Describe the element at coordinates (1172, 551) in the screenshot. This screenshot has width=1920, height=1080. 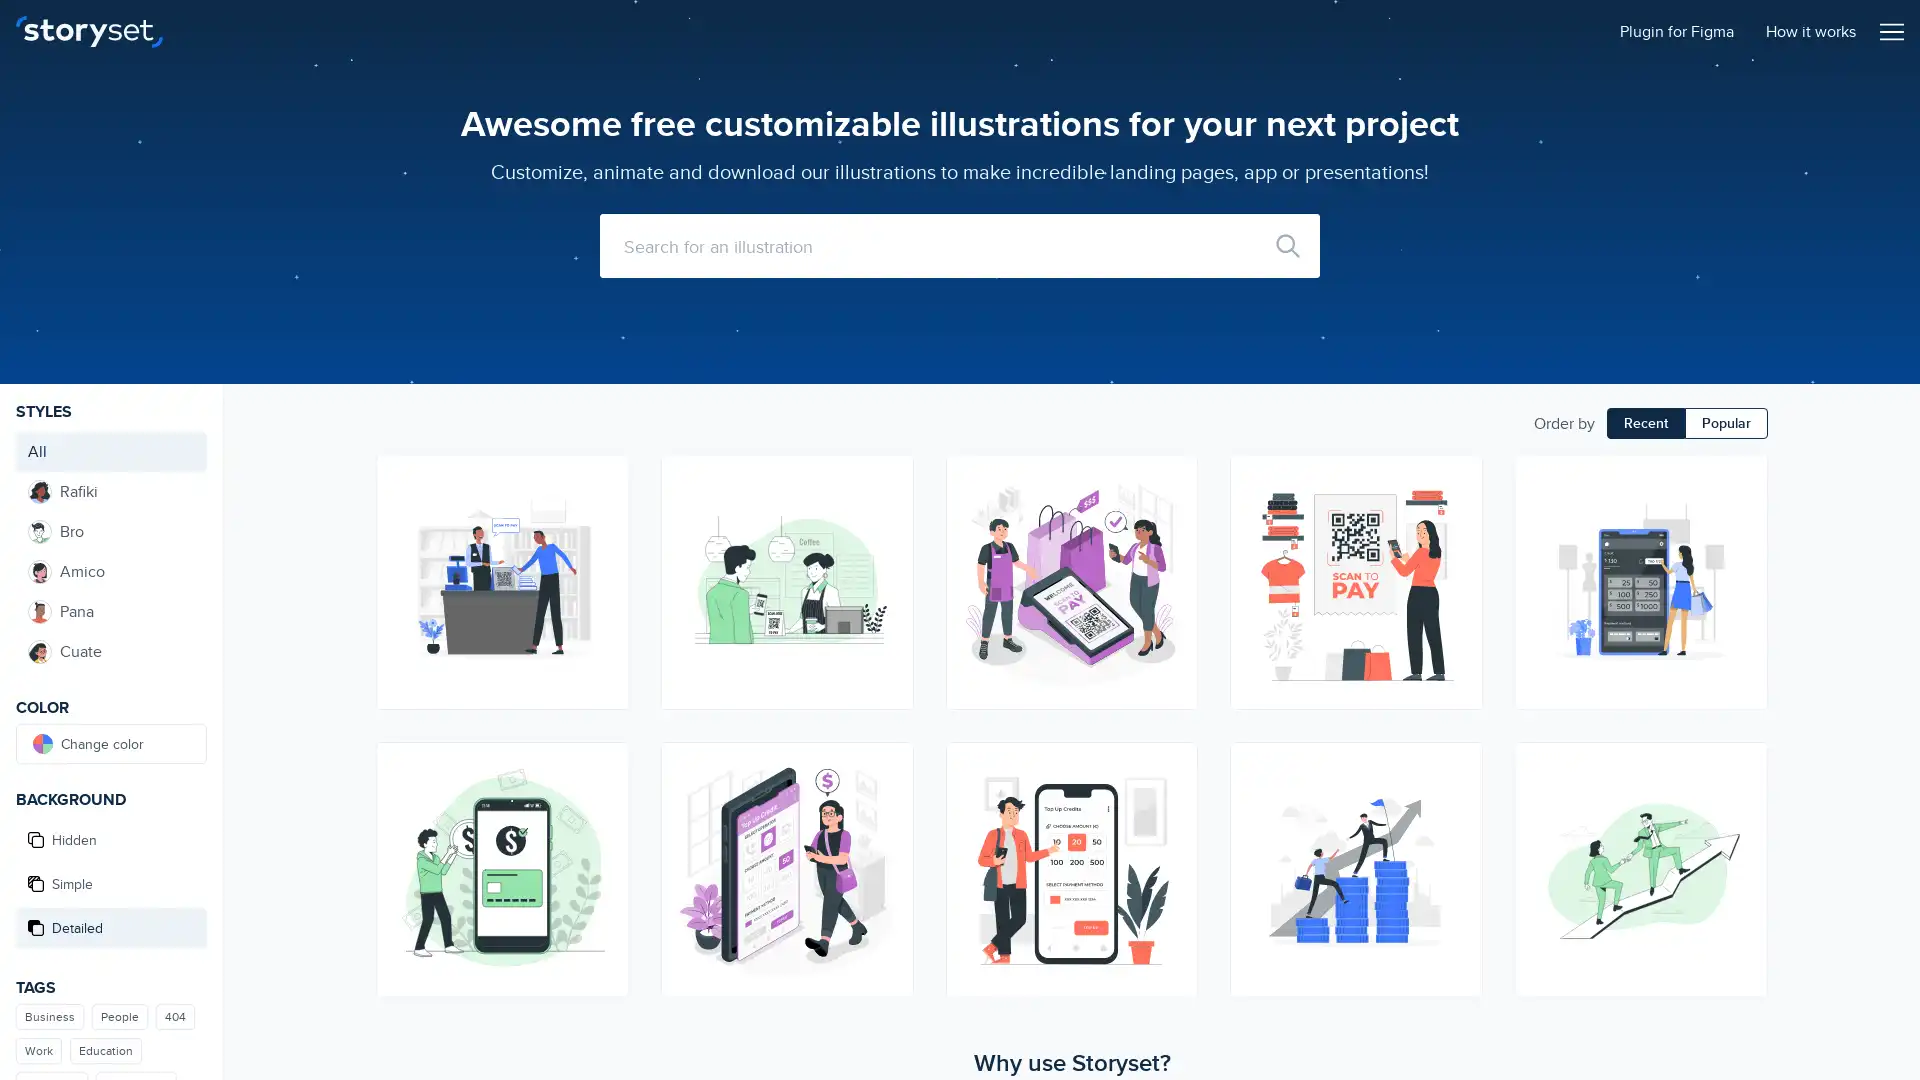
I see `Pinterest icon Save` at that location.